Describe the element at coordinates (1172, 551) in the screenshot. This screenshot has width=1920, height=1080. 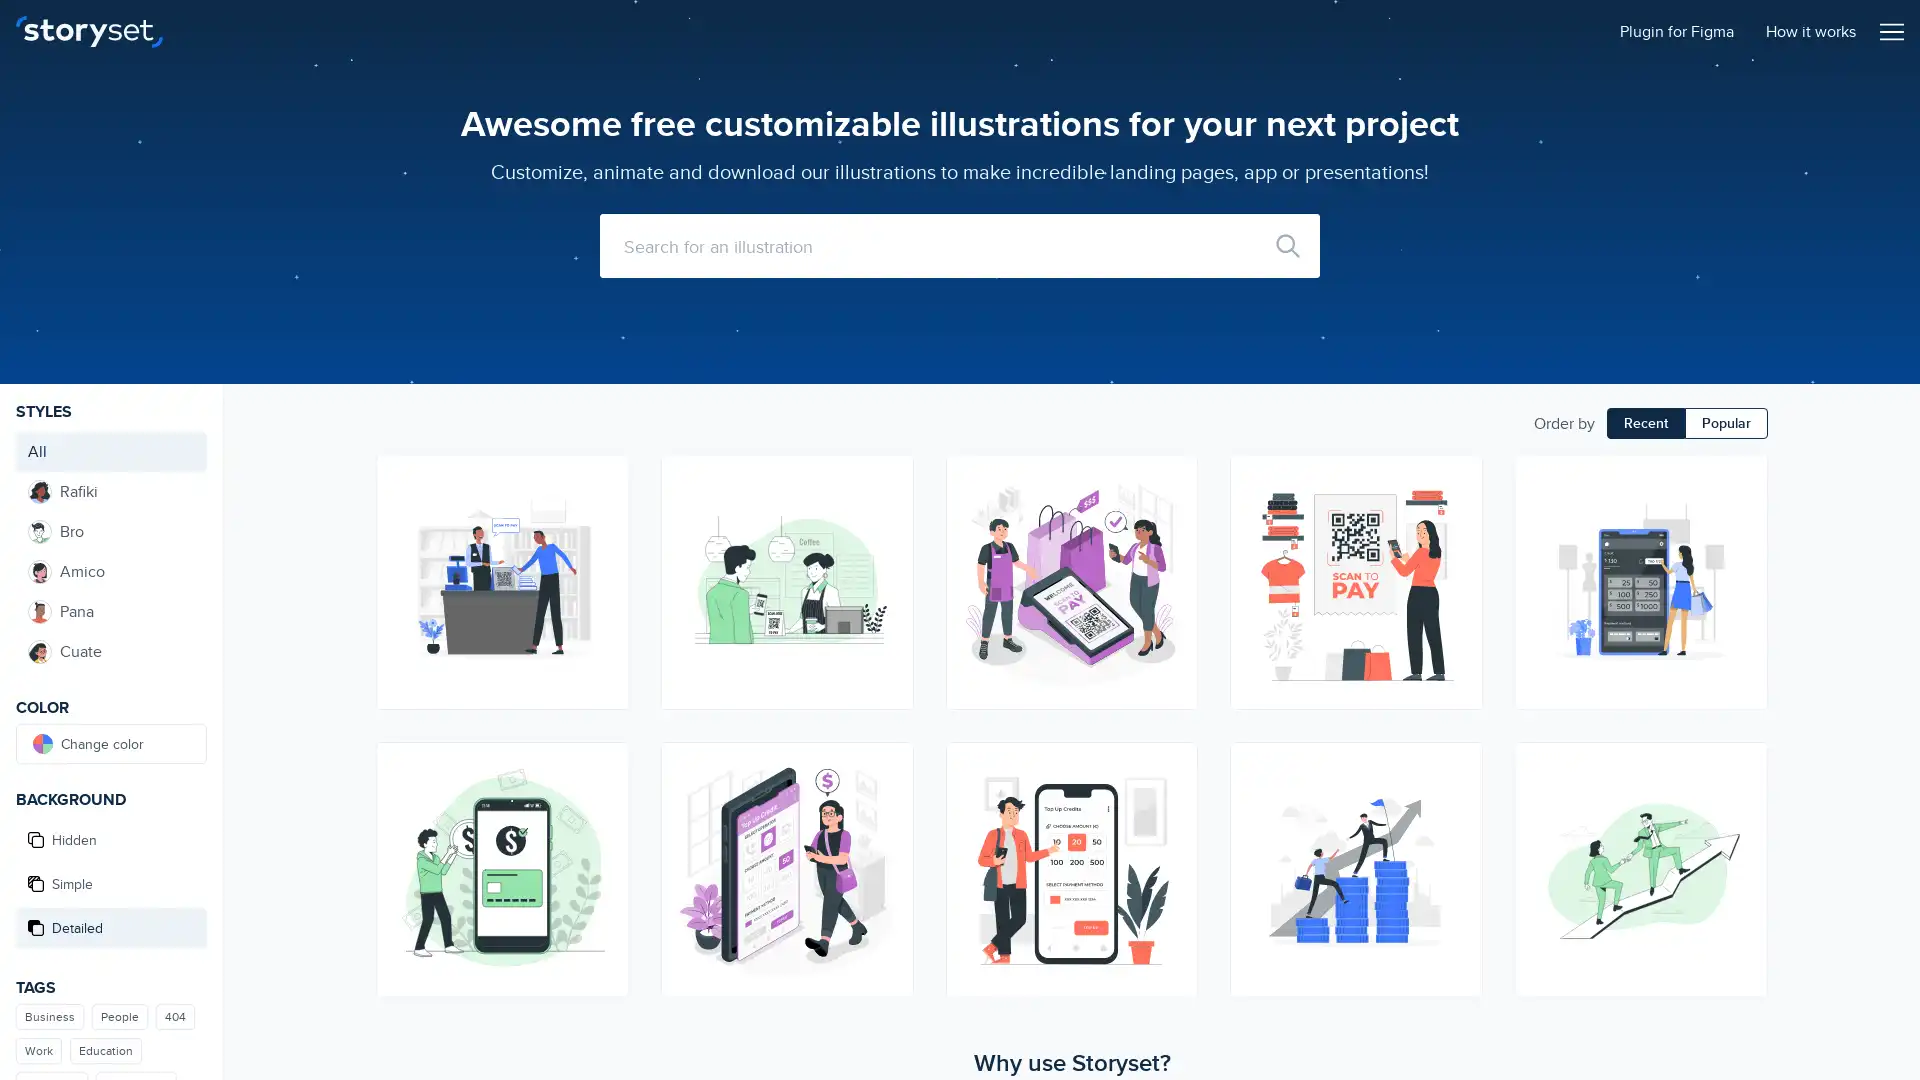
I see `Pinterest icon Save` at that location.